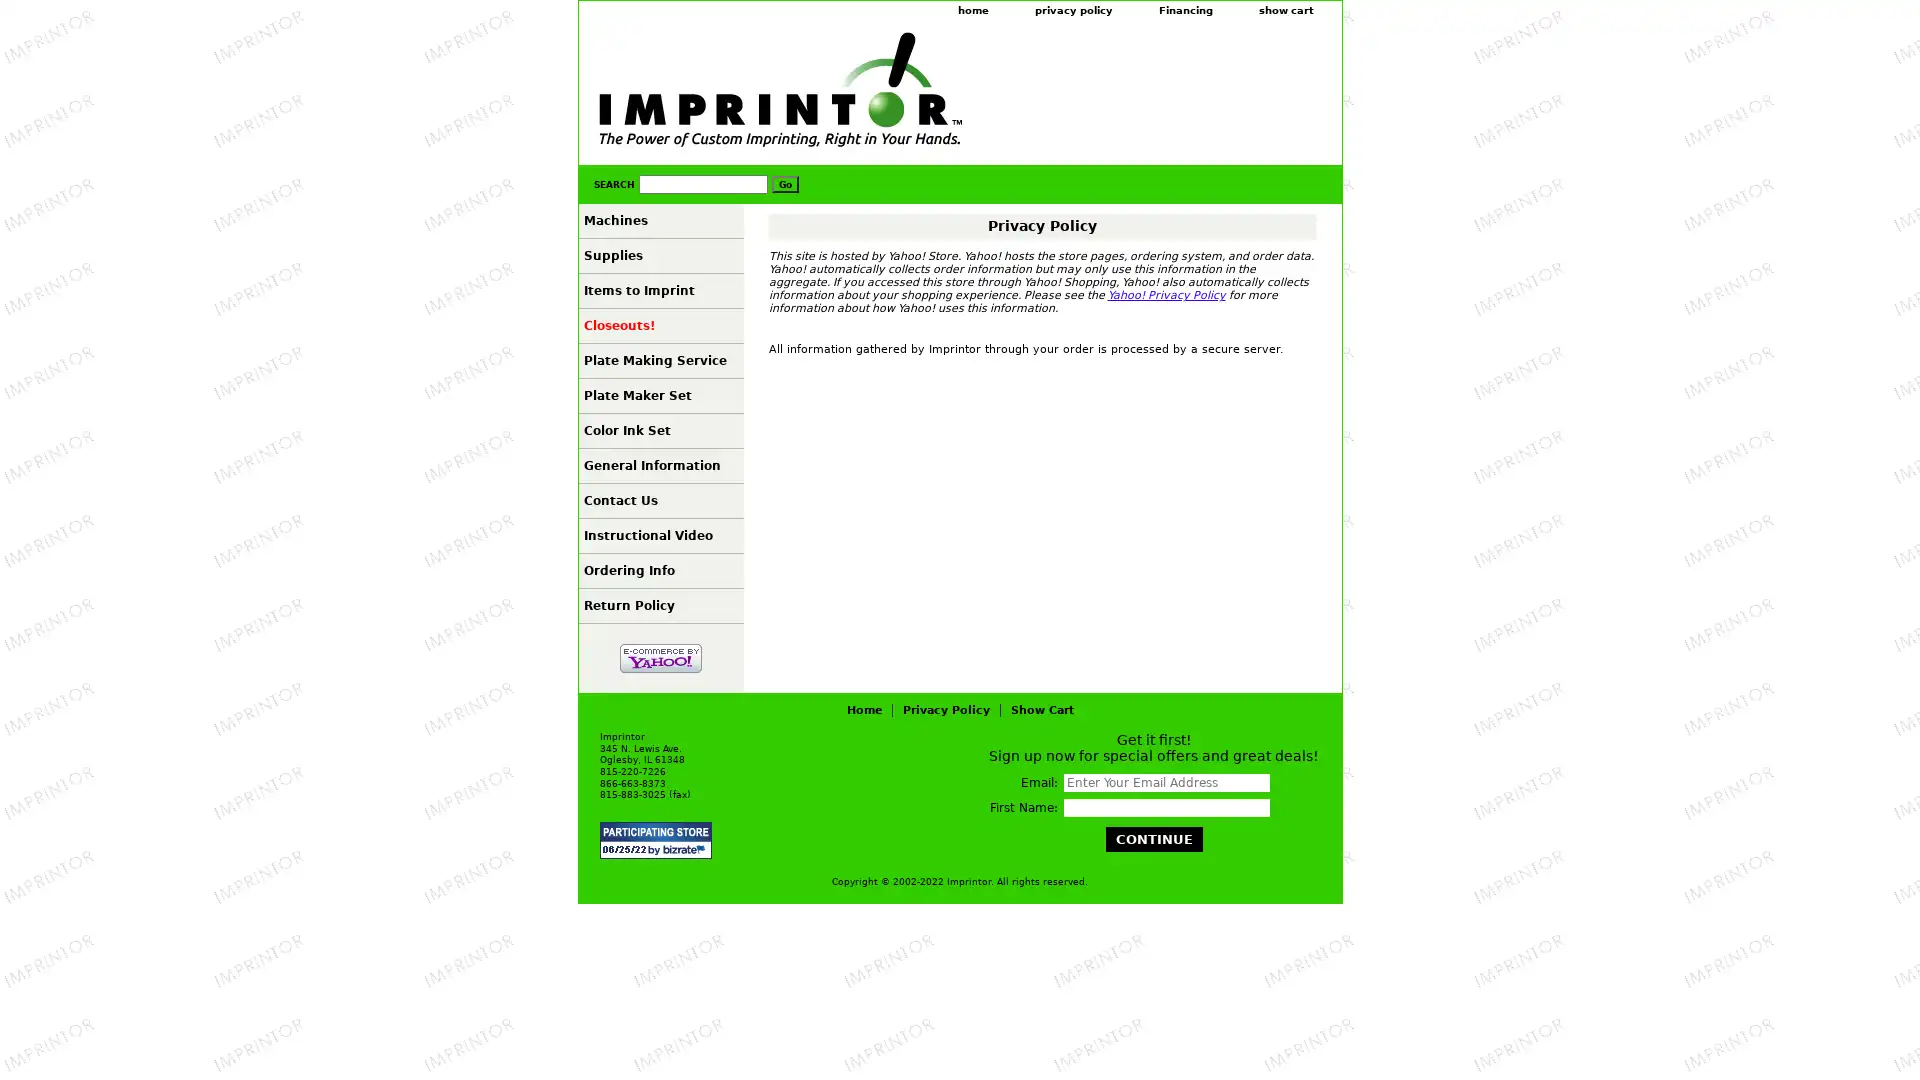  I want to click on Continue, so click(1153, 839).